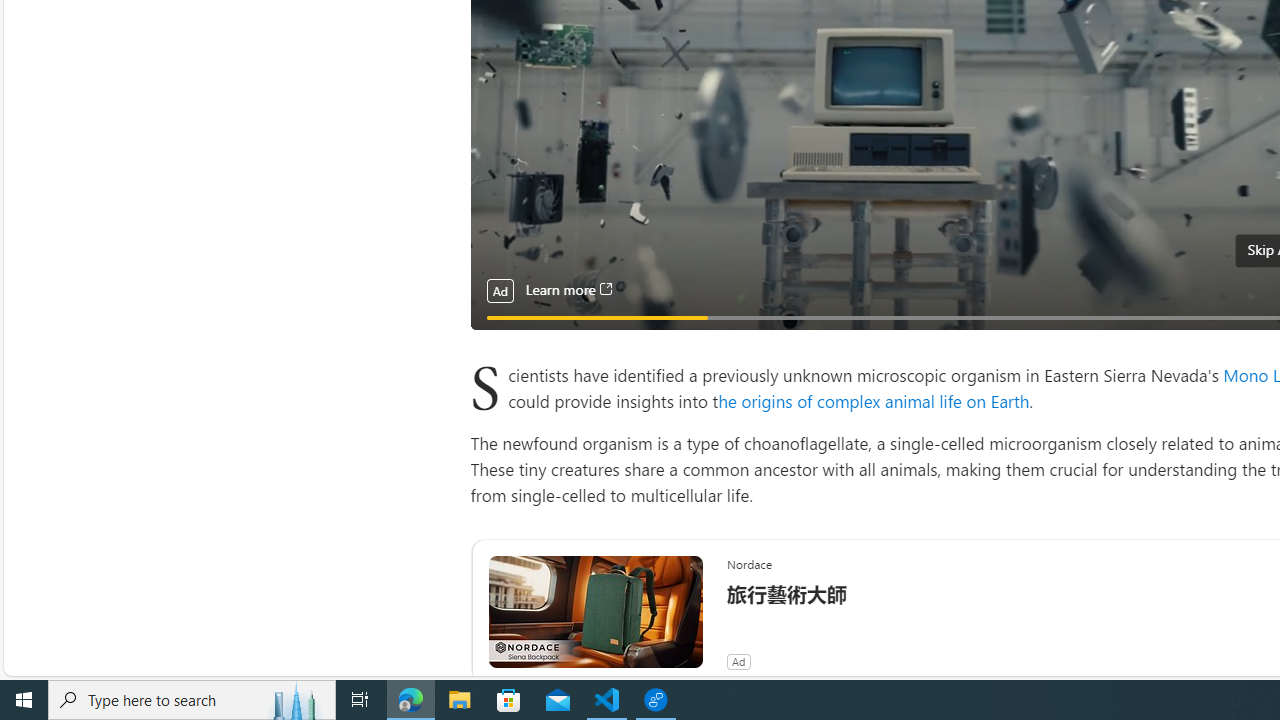 The image size is (1280, 720). I want to click on 'Ad', so click(737, 661).